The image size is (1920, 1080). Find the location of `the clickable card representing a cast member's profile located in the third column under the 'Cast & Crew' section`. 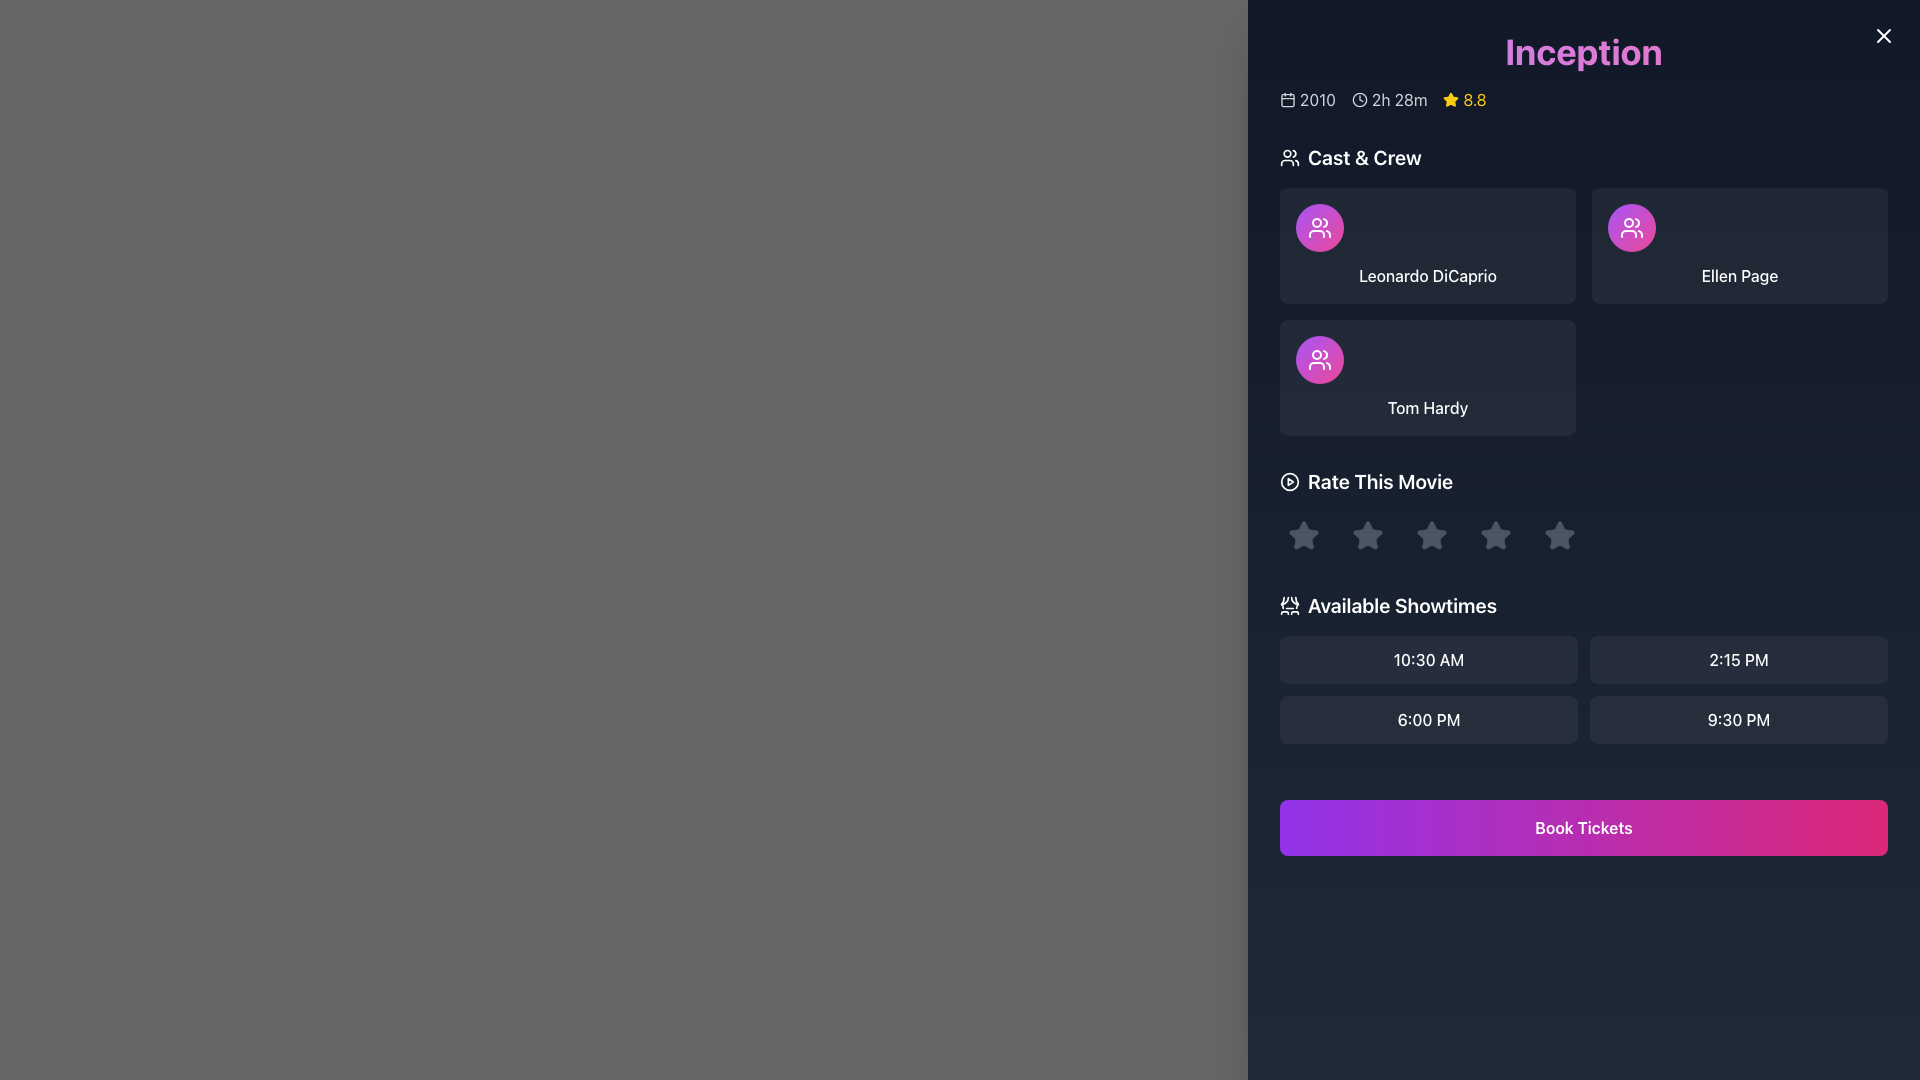

the clickable card representing a cast member's profile located in the third column under the 'Cast & Crew' section is located at coordinates (1427, 378).